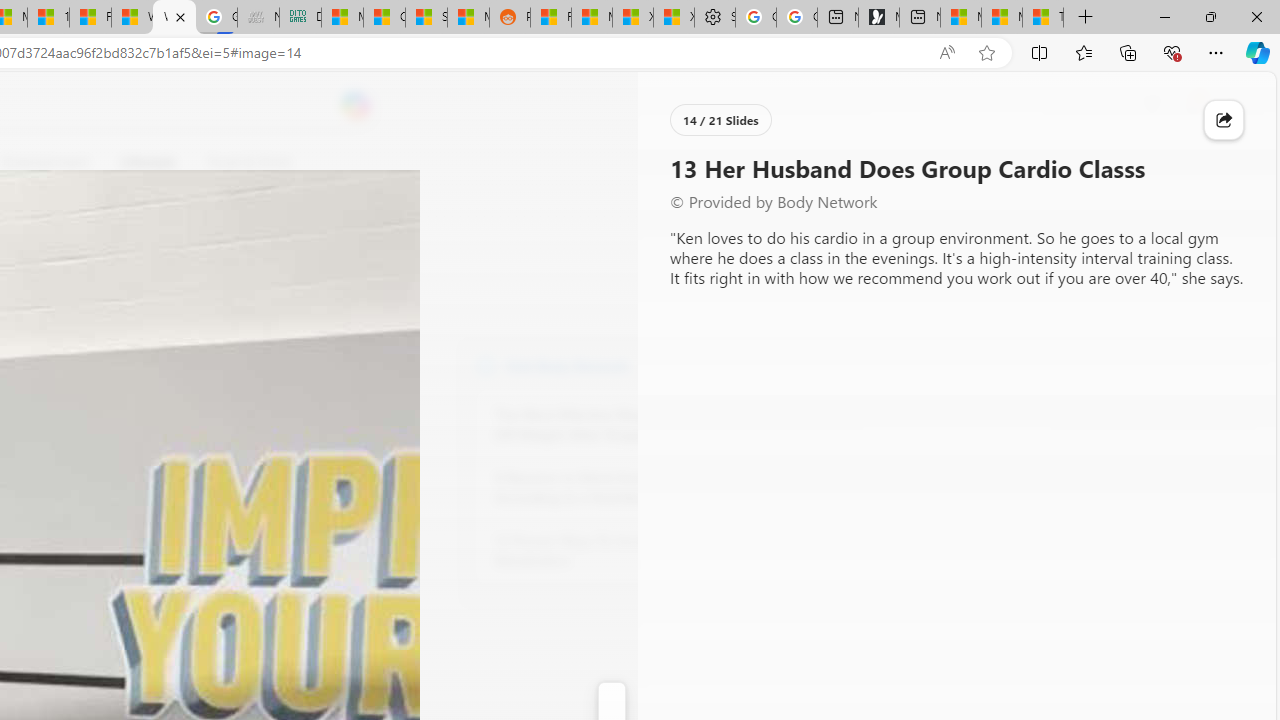  Describe the element at coordinates (878, 17) in the screenshot. I see `'Microsoft Start Gaming'` at that location.